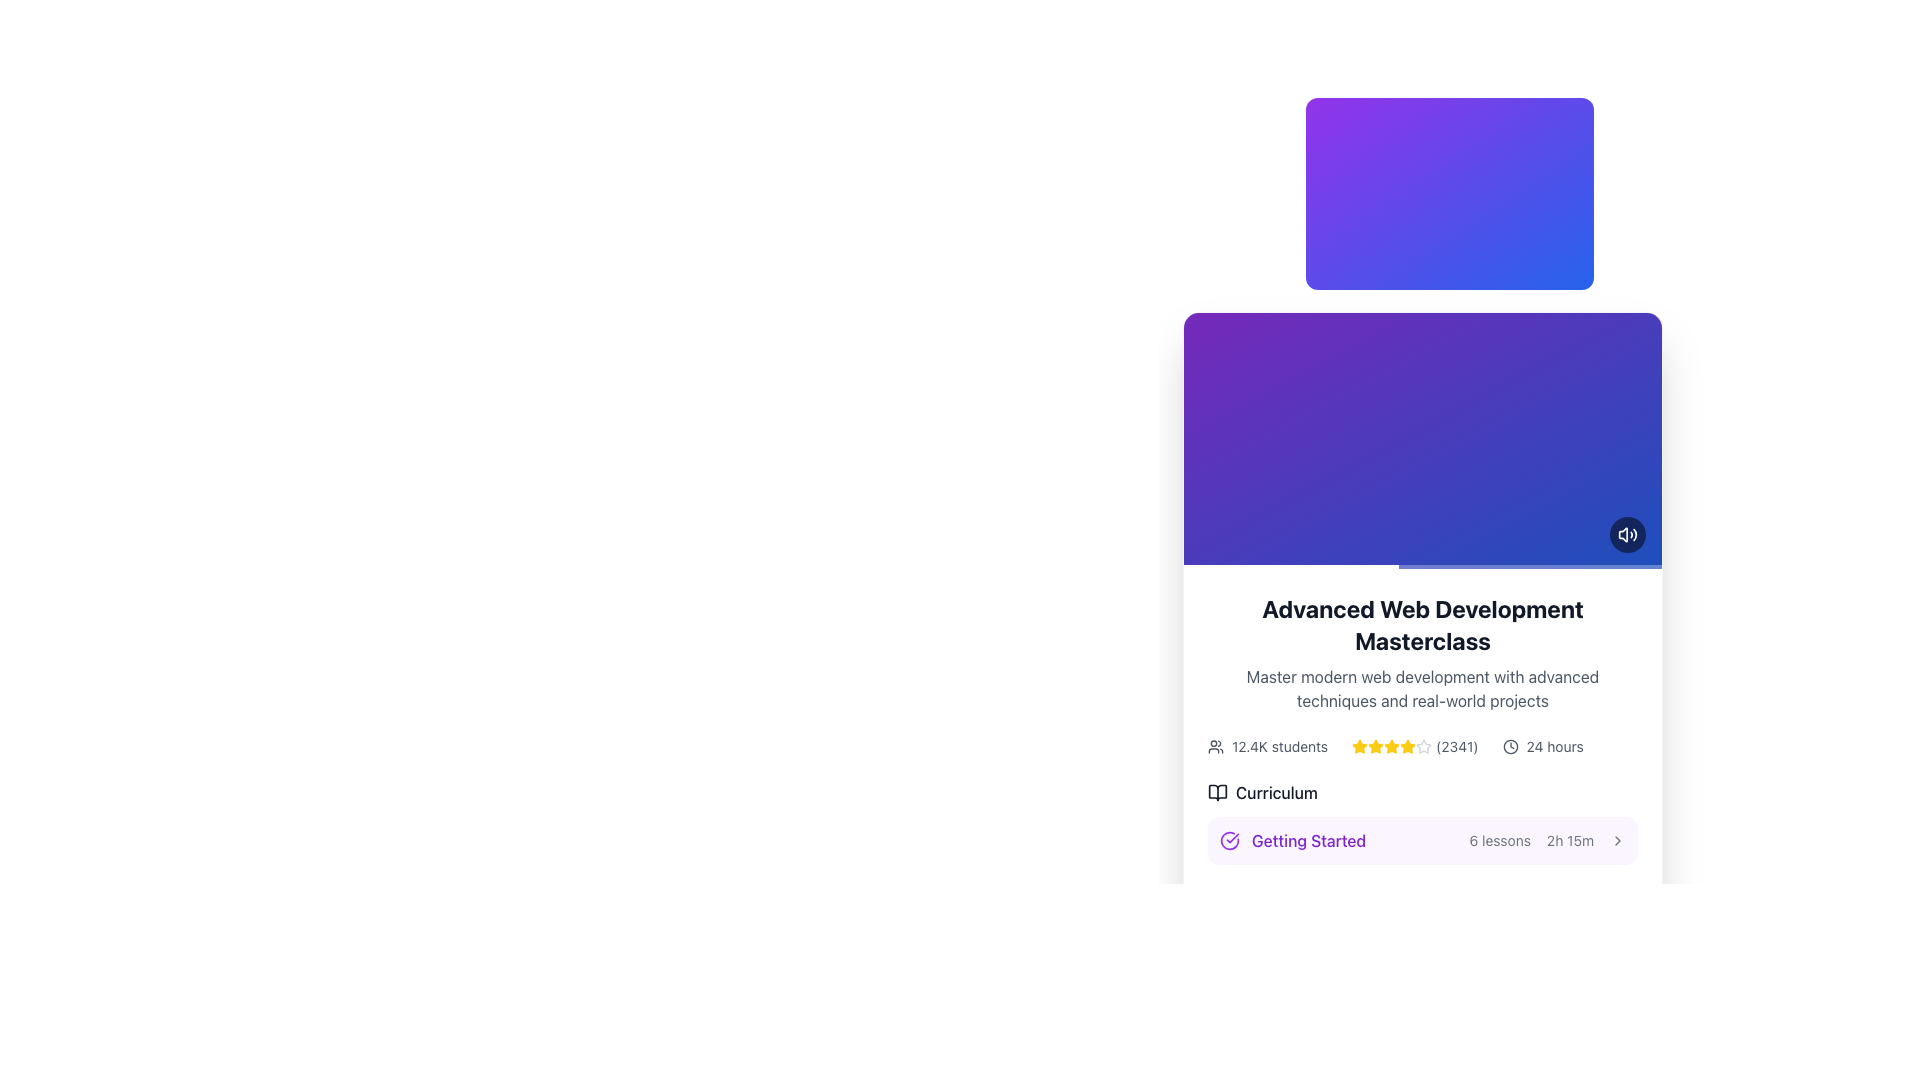  I want to click on the second star icon in the five-star rating system located below the course title, so click(1375, 746).